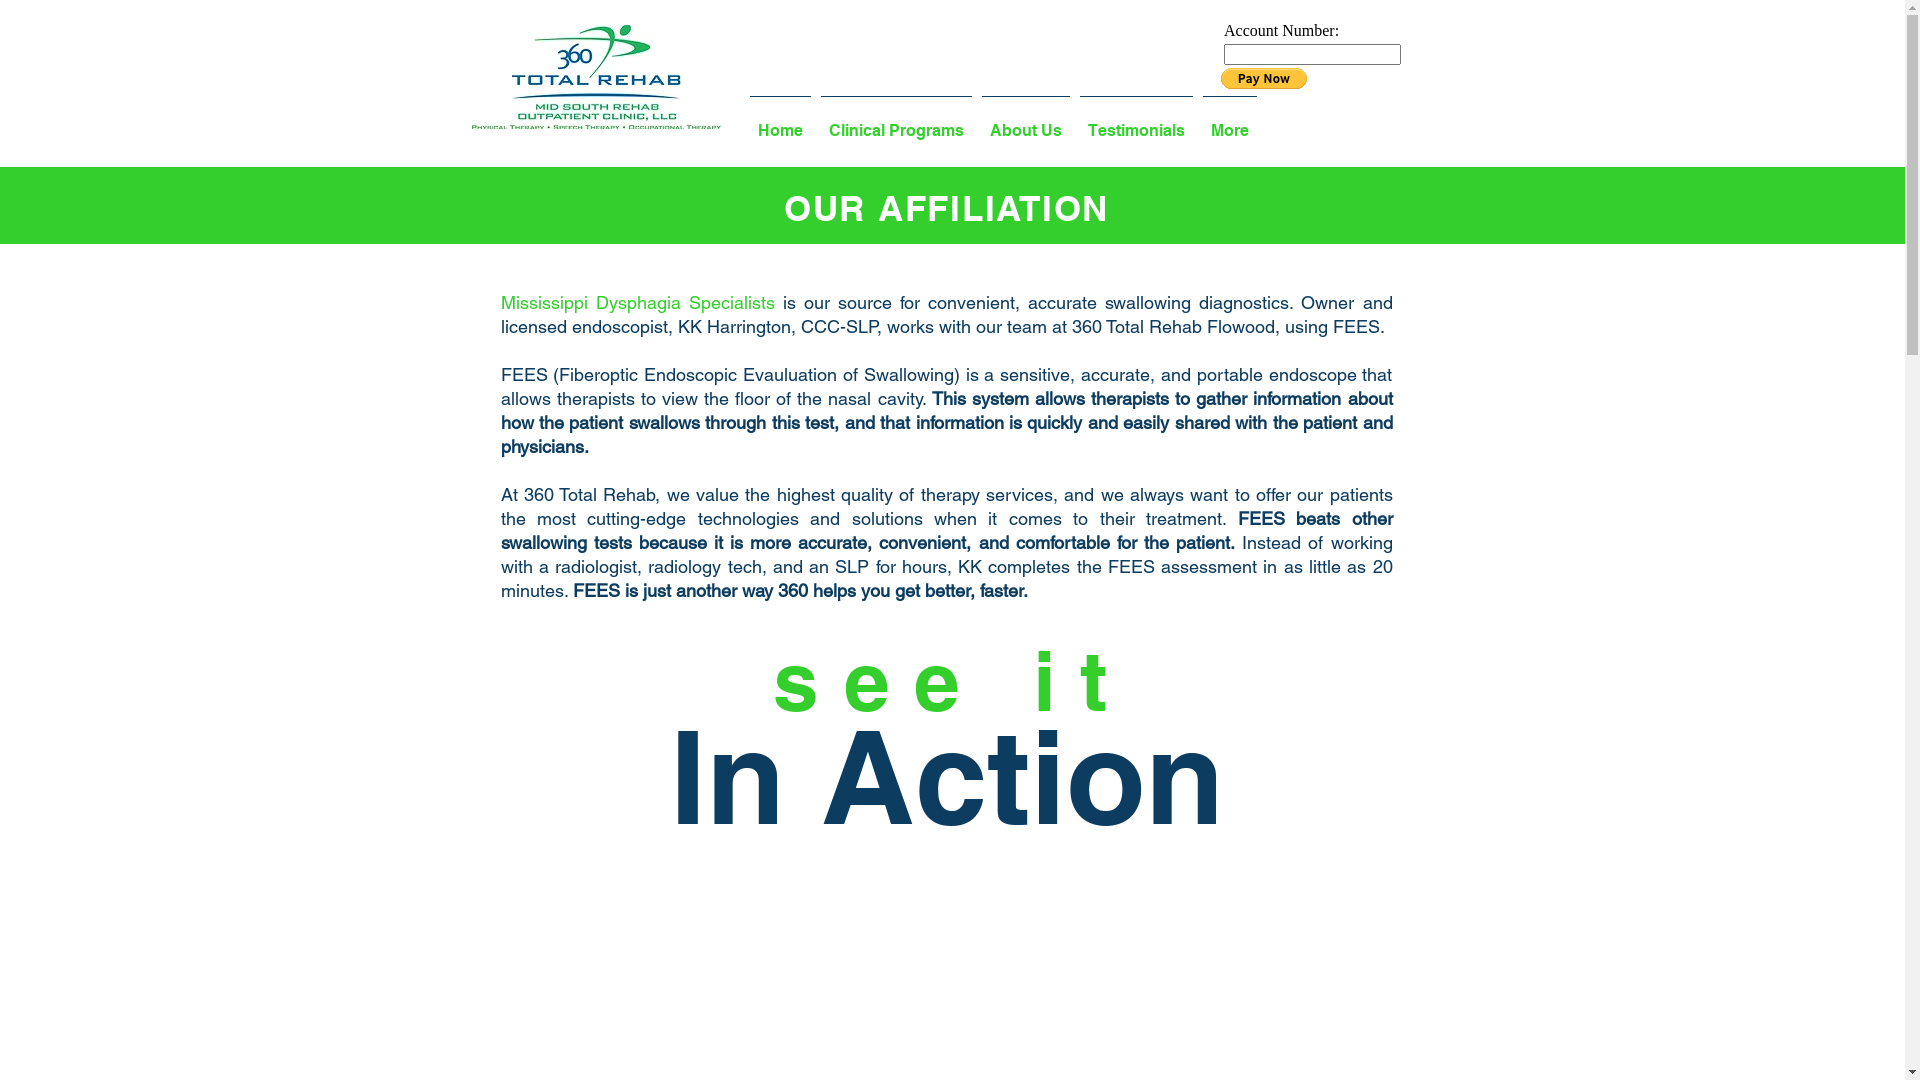 Image resolution: width=1920 pixels, height=1080 pixels. I want to click on 'About Us', so click(1025, 121).